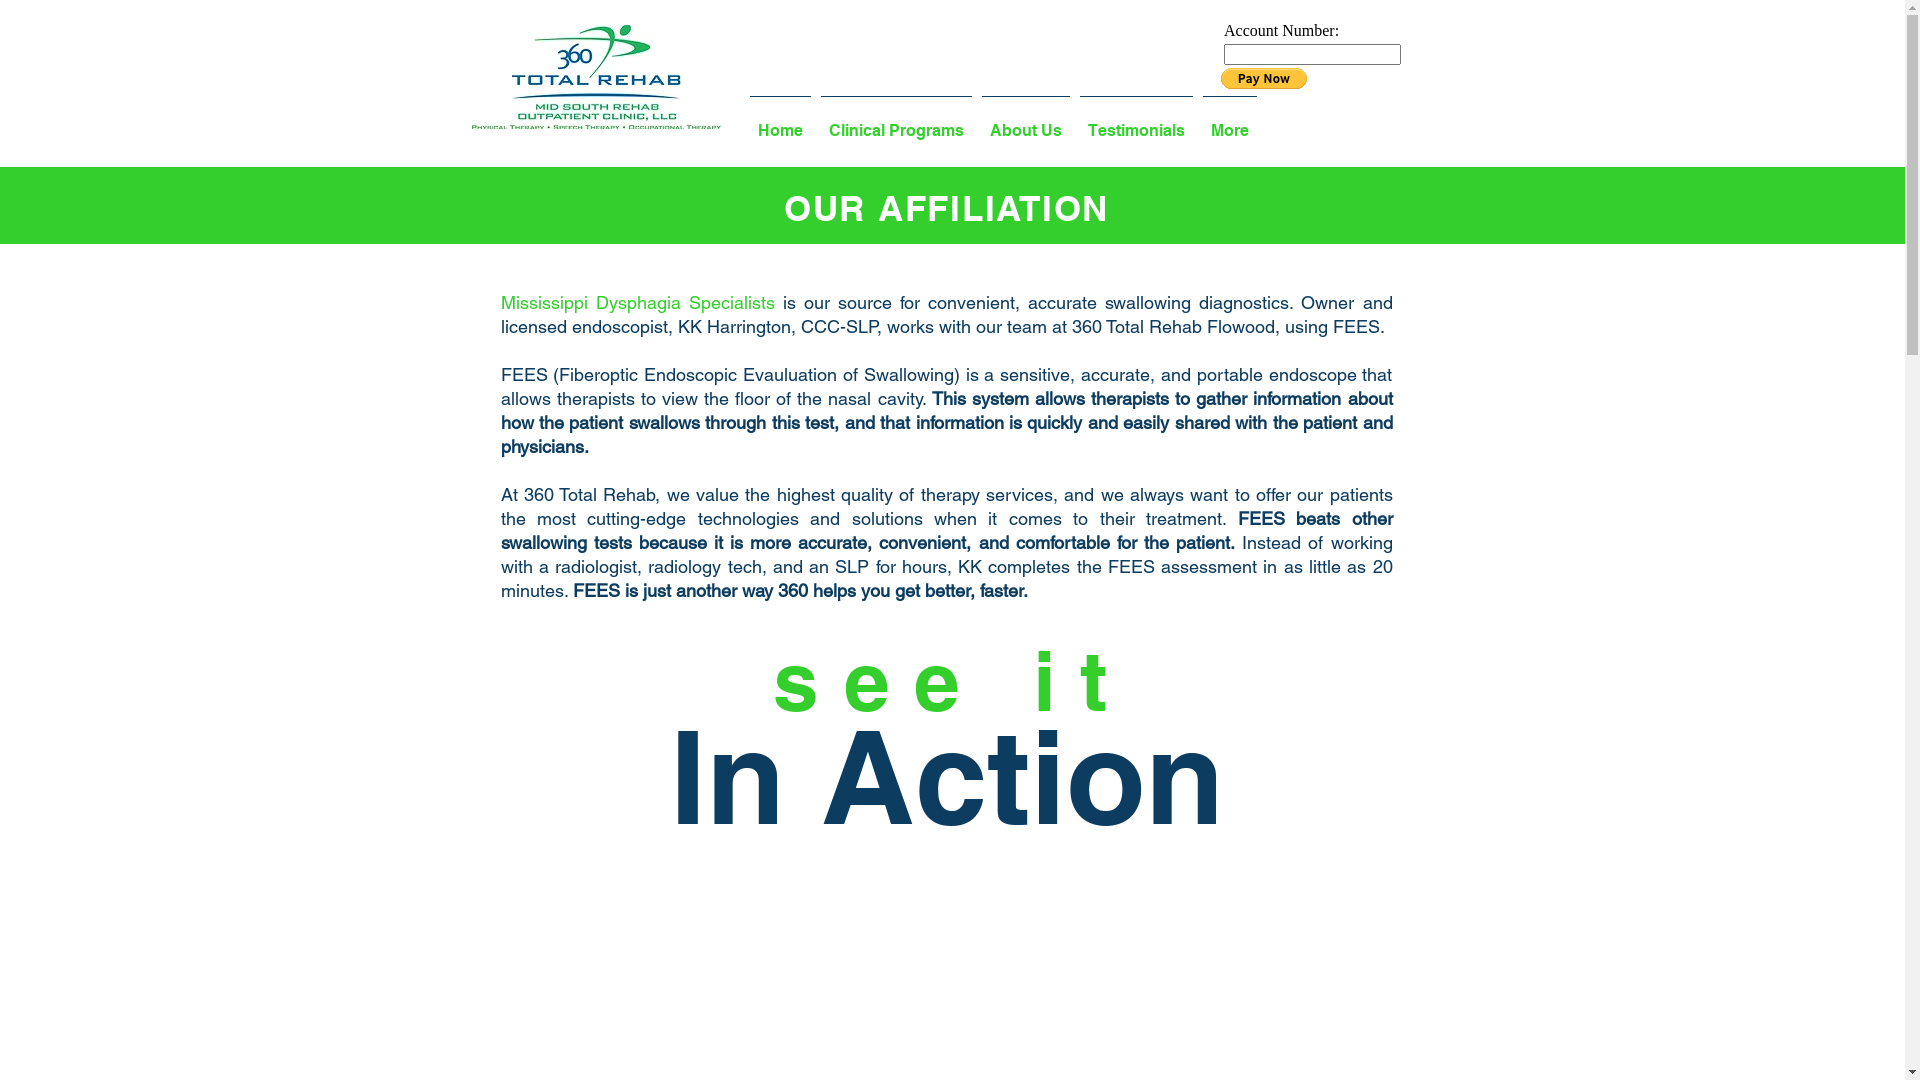 Image resolution: width=1920 pixels, height=1080 pixels. I want to click on 'About Us', so click(1025, 121).